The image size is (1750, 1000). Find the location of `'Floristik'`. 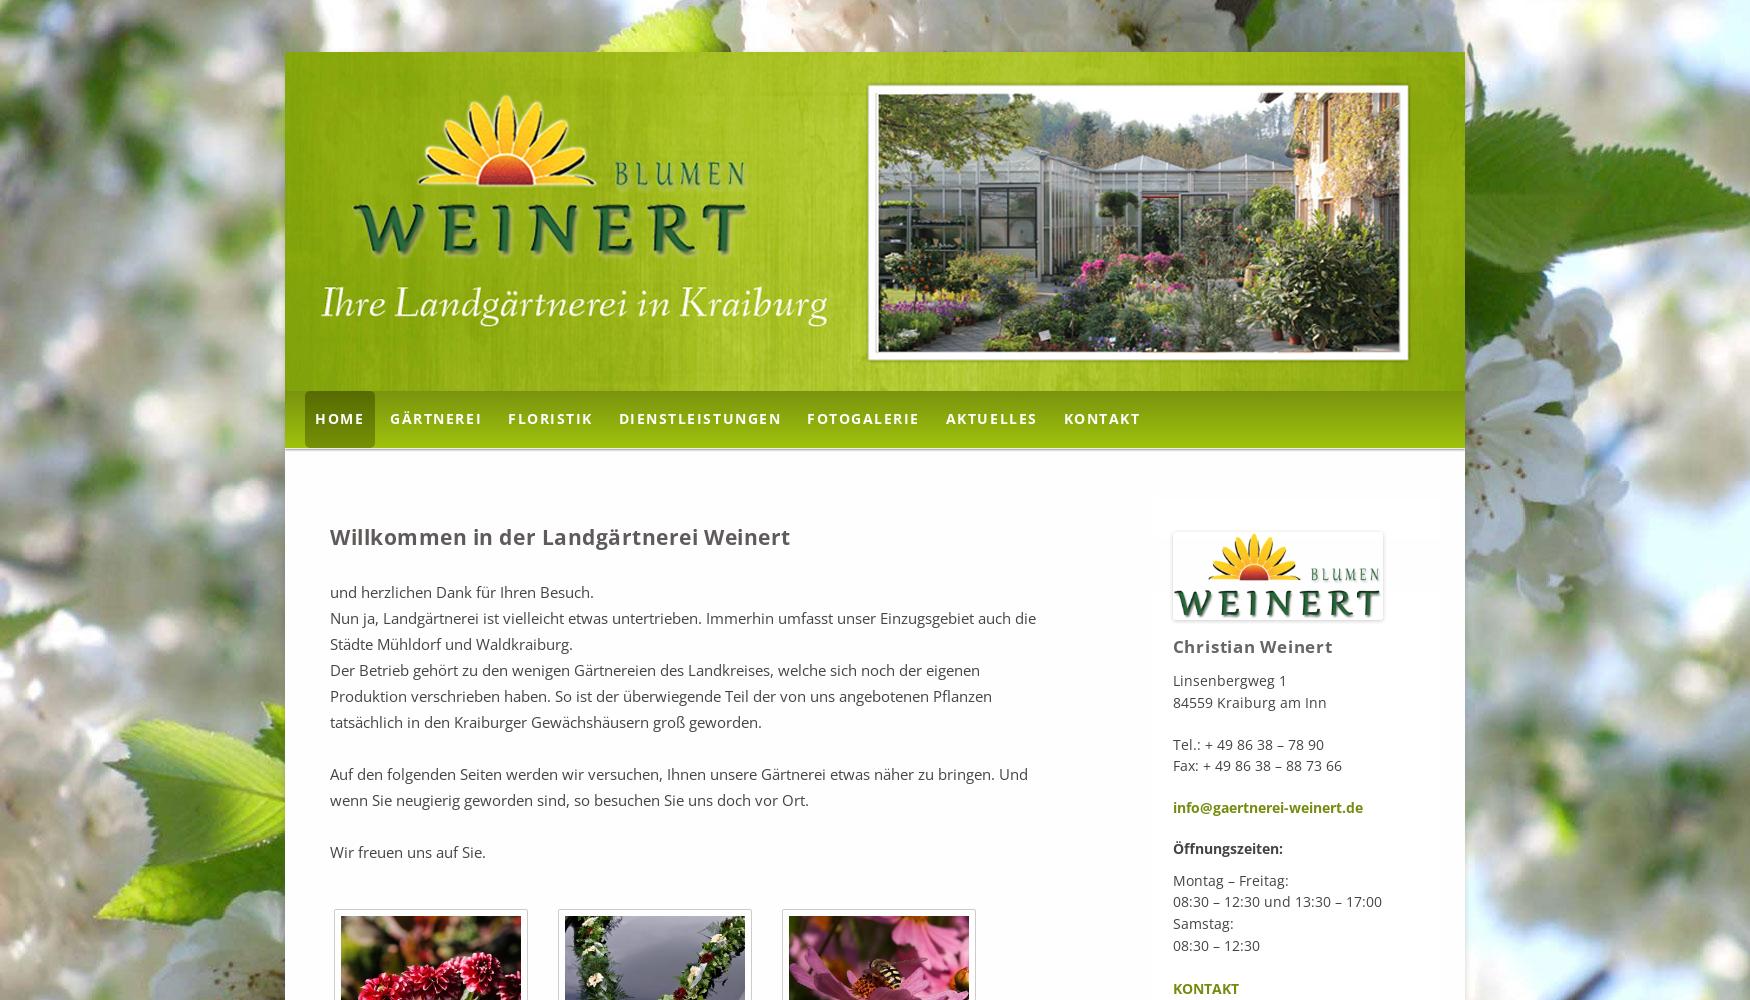

'Floristik' is located at coordinates (549, 418).